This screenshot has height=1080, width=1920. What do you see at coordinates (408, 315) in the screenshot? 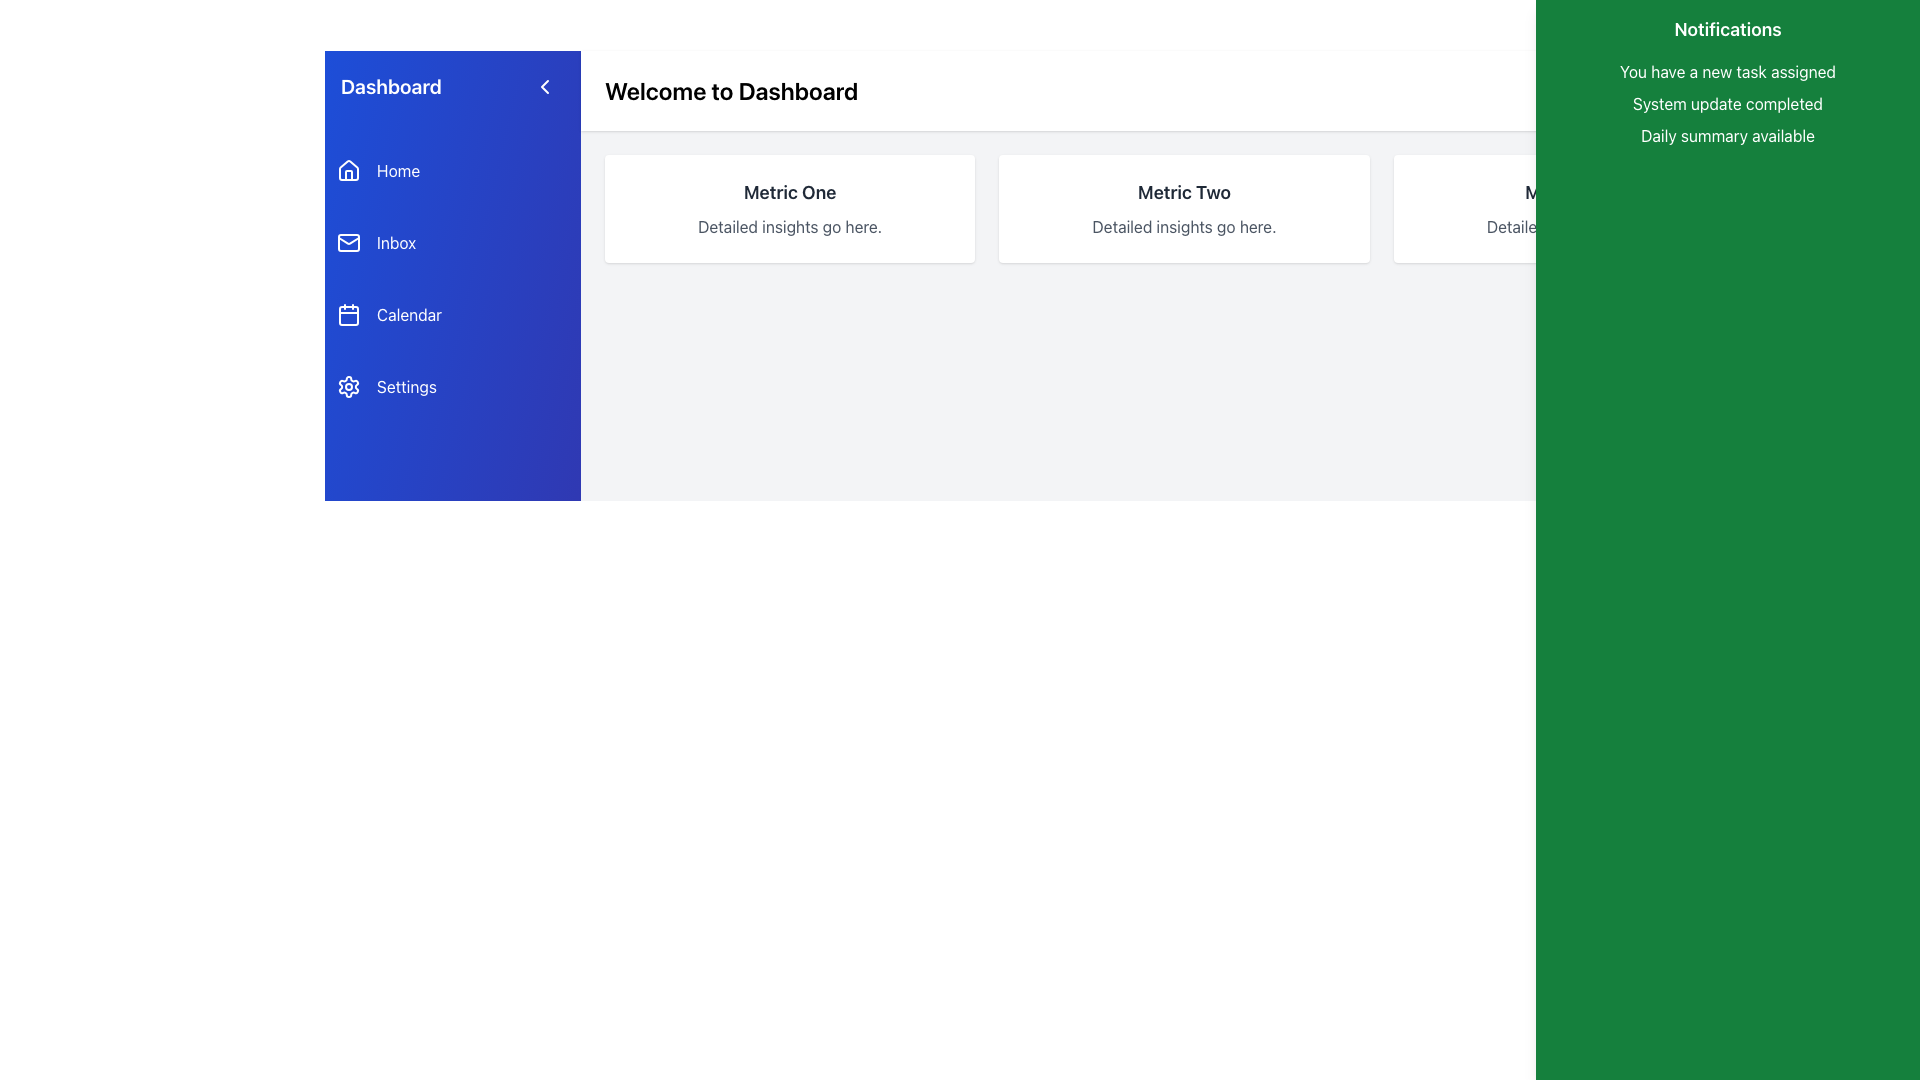
I see `the 'Calendar' text label in the sidebar panel` at bounding box center [408, 315].